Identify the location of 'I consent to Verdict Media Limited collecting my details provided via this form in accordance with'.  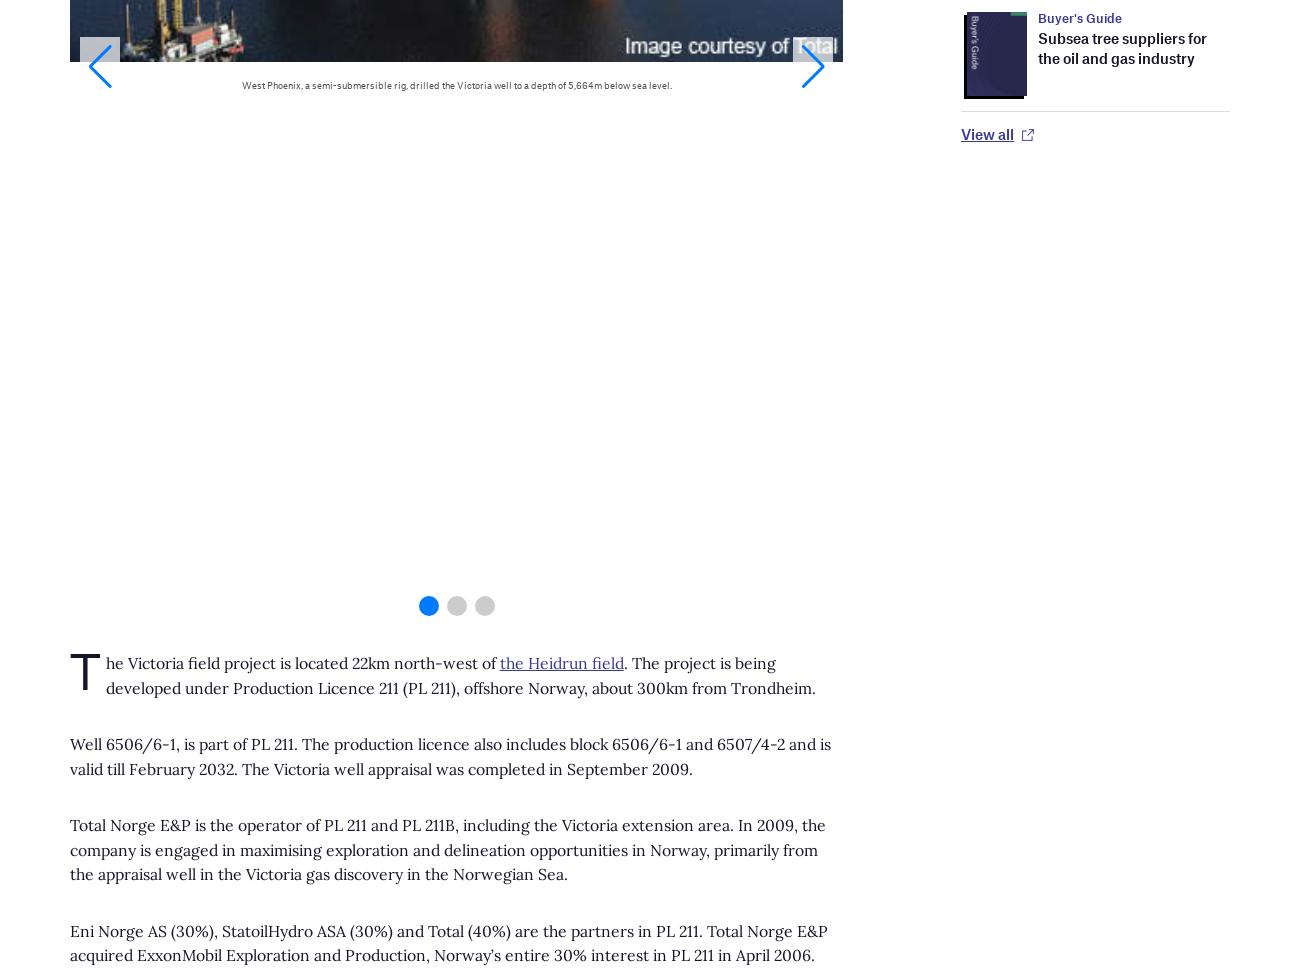
(371, 363).